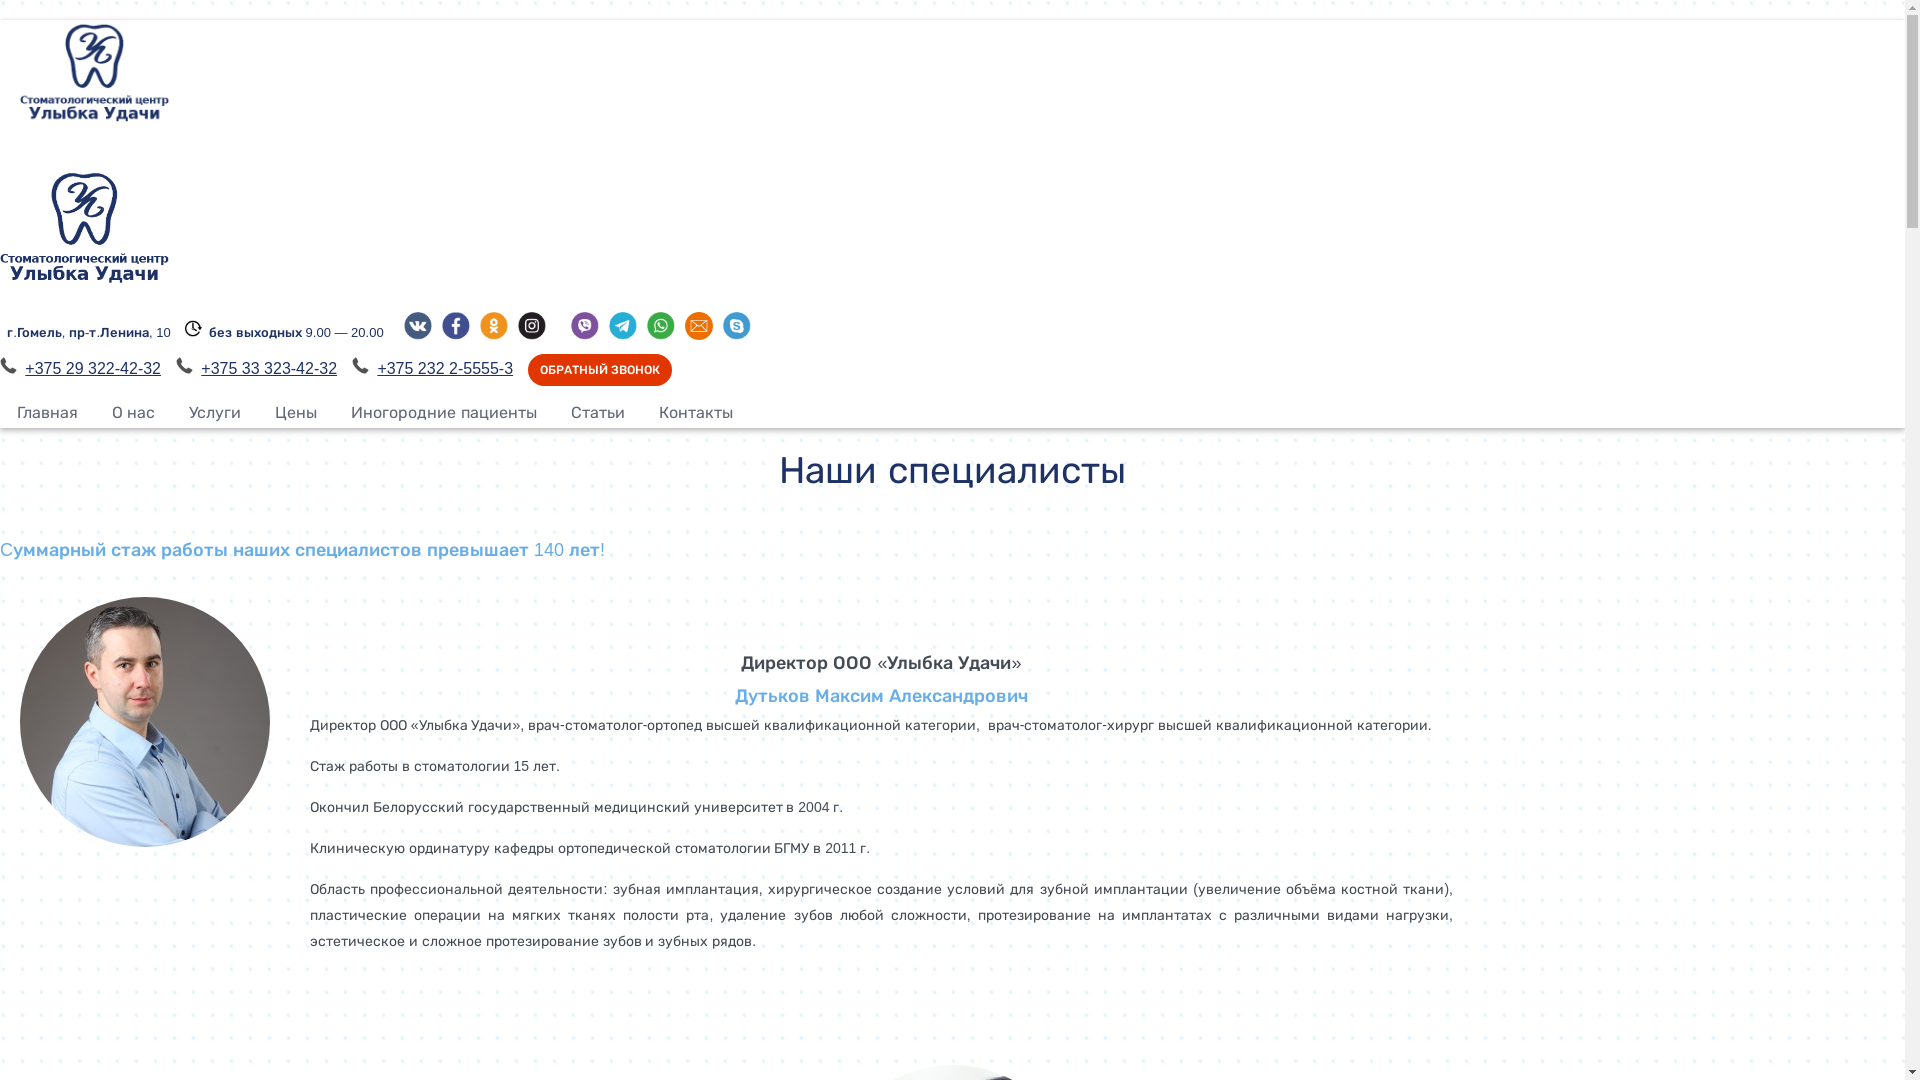 This screenshot has width=1920, height=1080. I want to click on '+375 29 322-42-32', so click(91, 368).